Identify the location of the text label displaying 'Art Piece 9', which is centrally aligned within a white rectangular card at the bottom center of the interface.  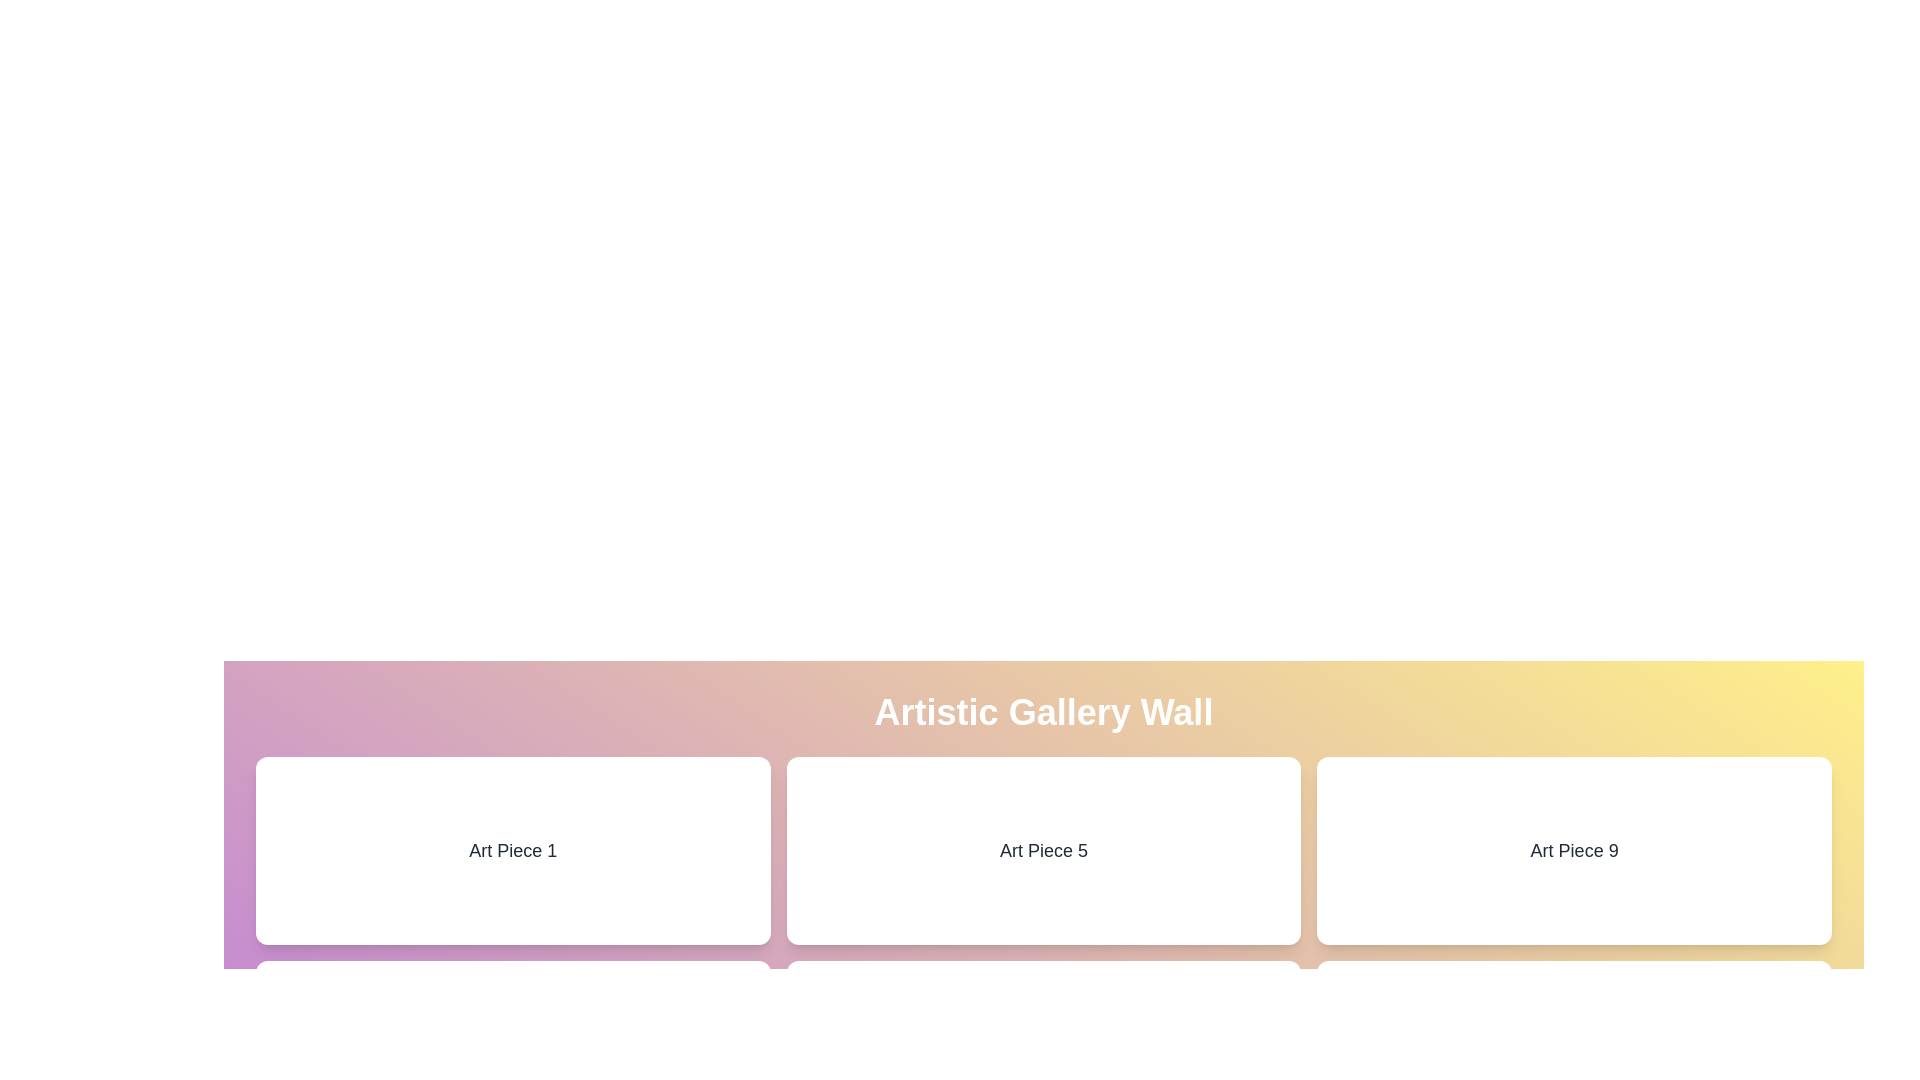
(1573, 851).